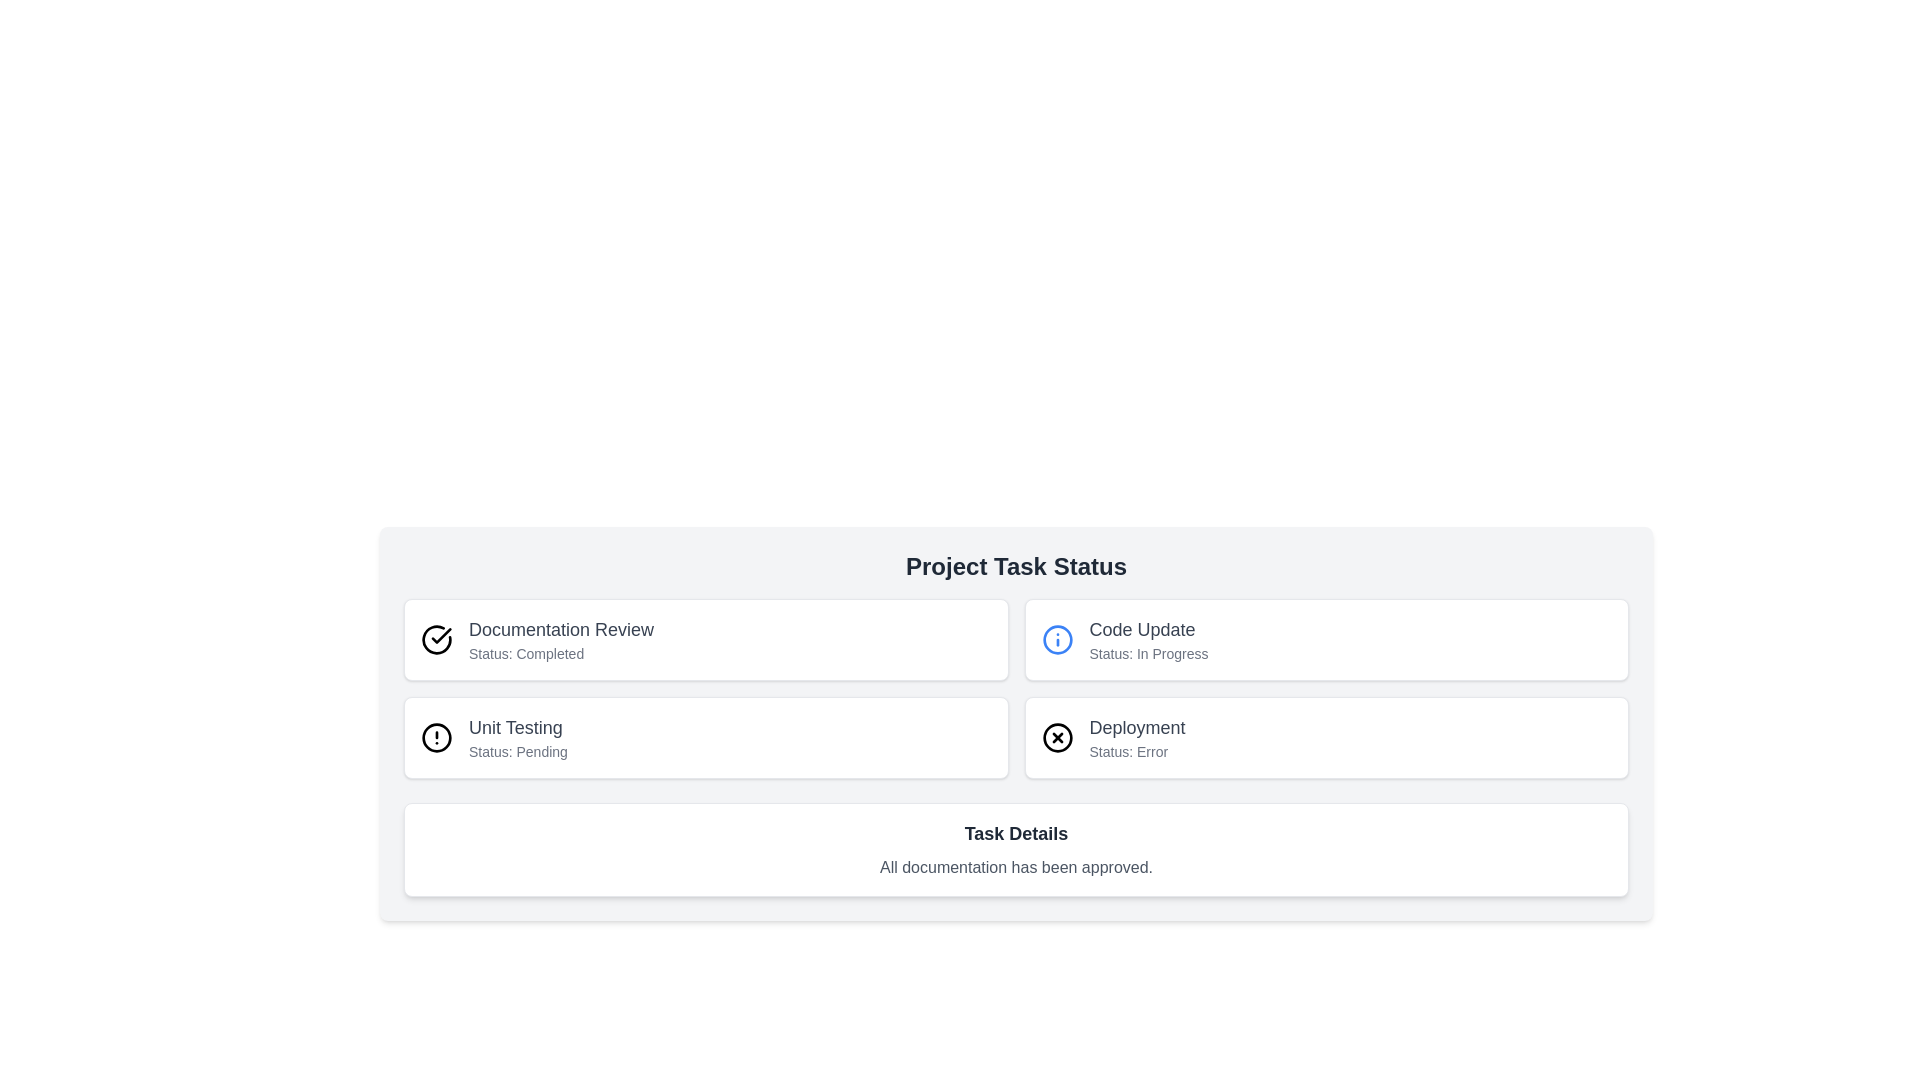  Describe the element at coordinates (1137, 728) in the screenshot. I see `the Text Label indicating the name of a task or section, located under the 'Code Update' section and above 'Status: Error'` at that location.